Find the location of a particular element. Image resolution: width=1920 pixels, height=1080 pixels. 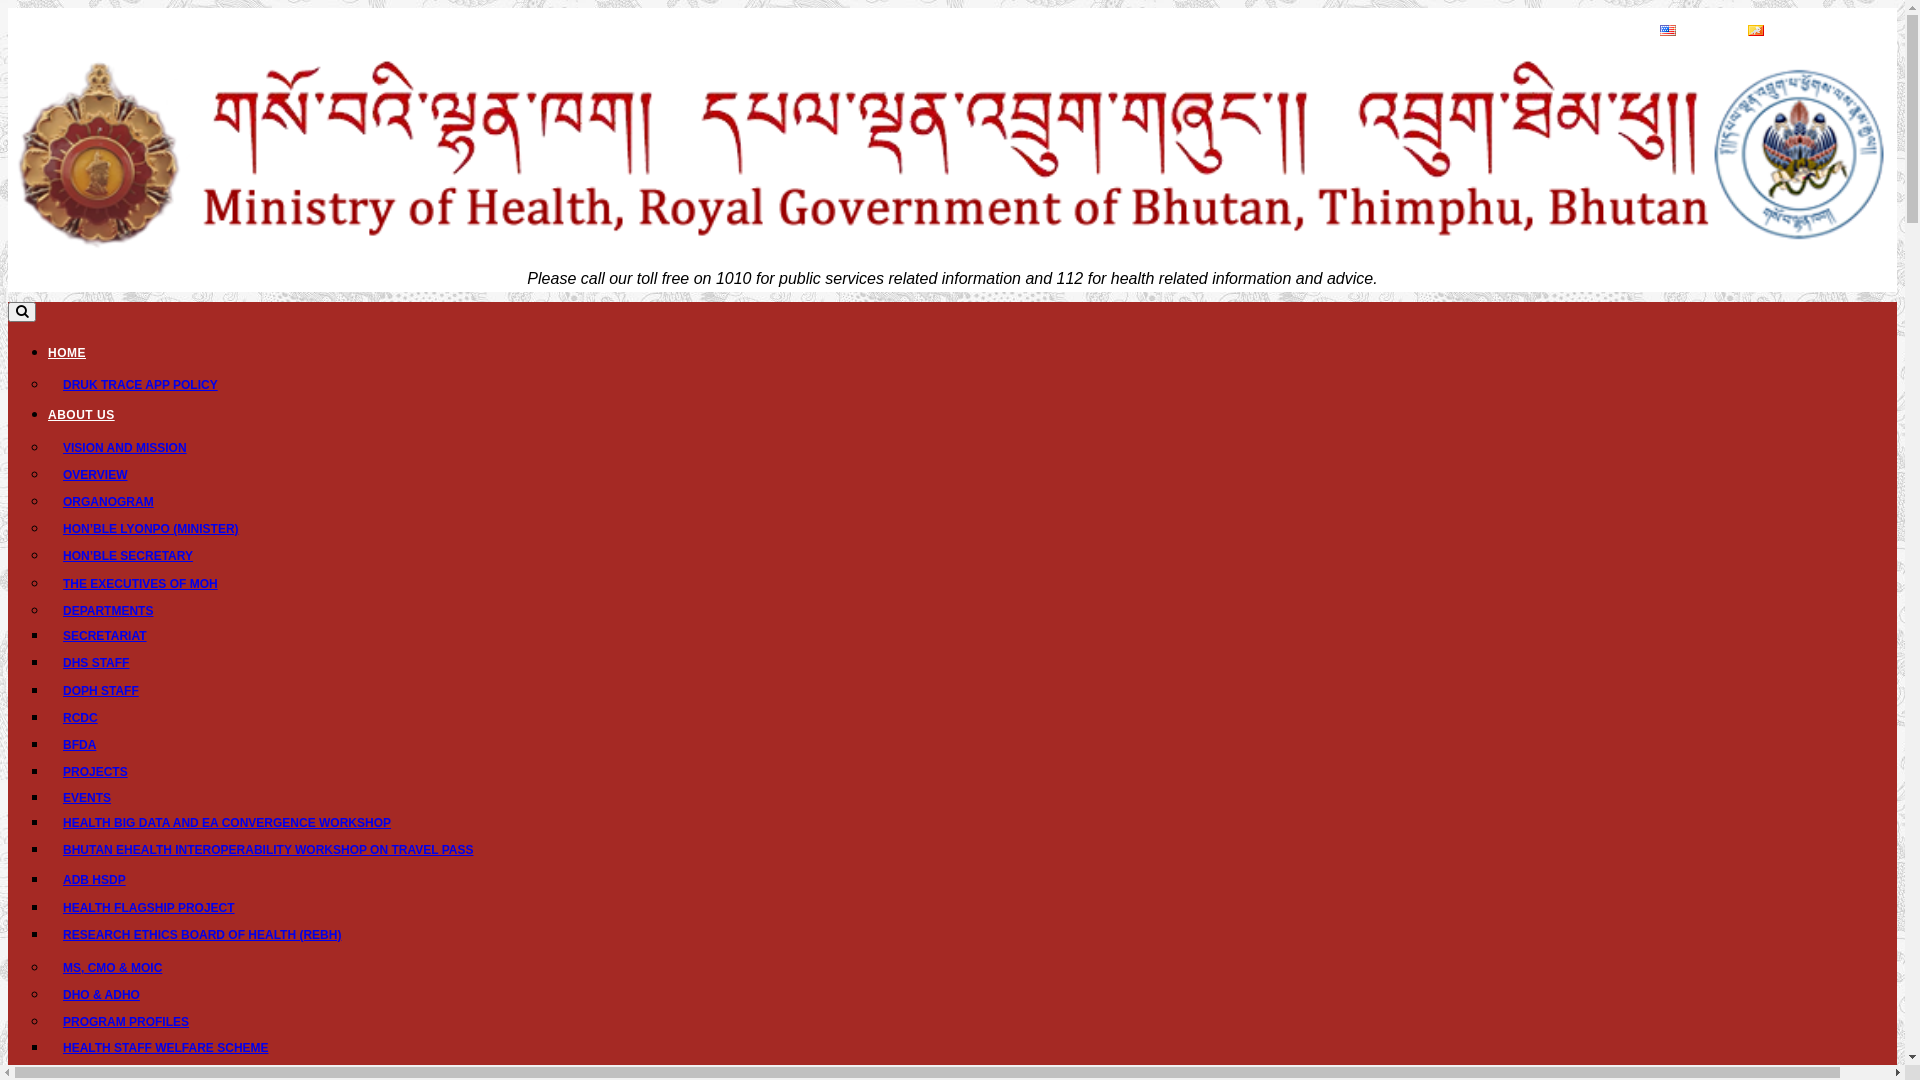

'HEALTH STAFF WELFARE SCHEME' is located at coordinates (176, 1047).